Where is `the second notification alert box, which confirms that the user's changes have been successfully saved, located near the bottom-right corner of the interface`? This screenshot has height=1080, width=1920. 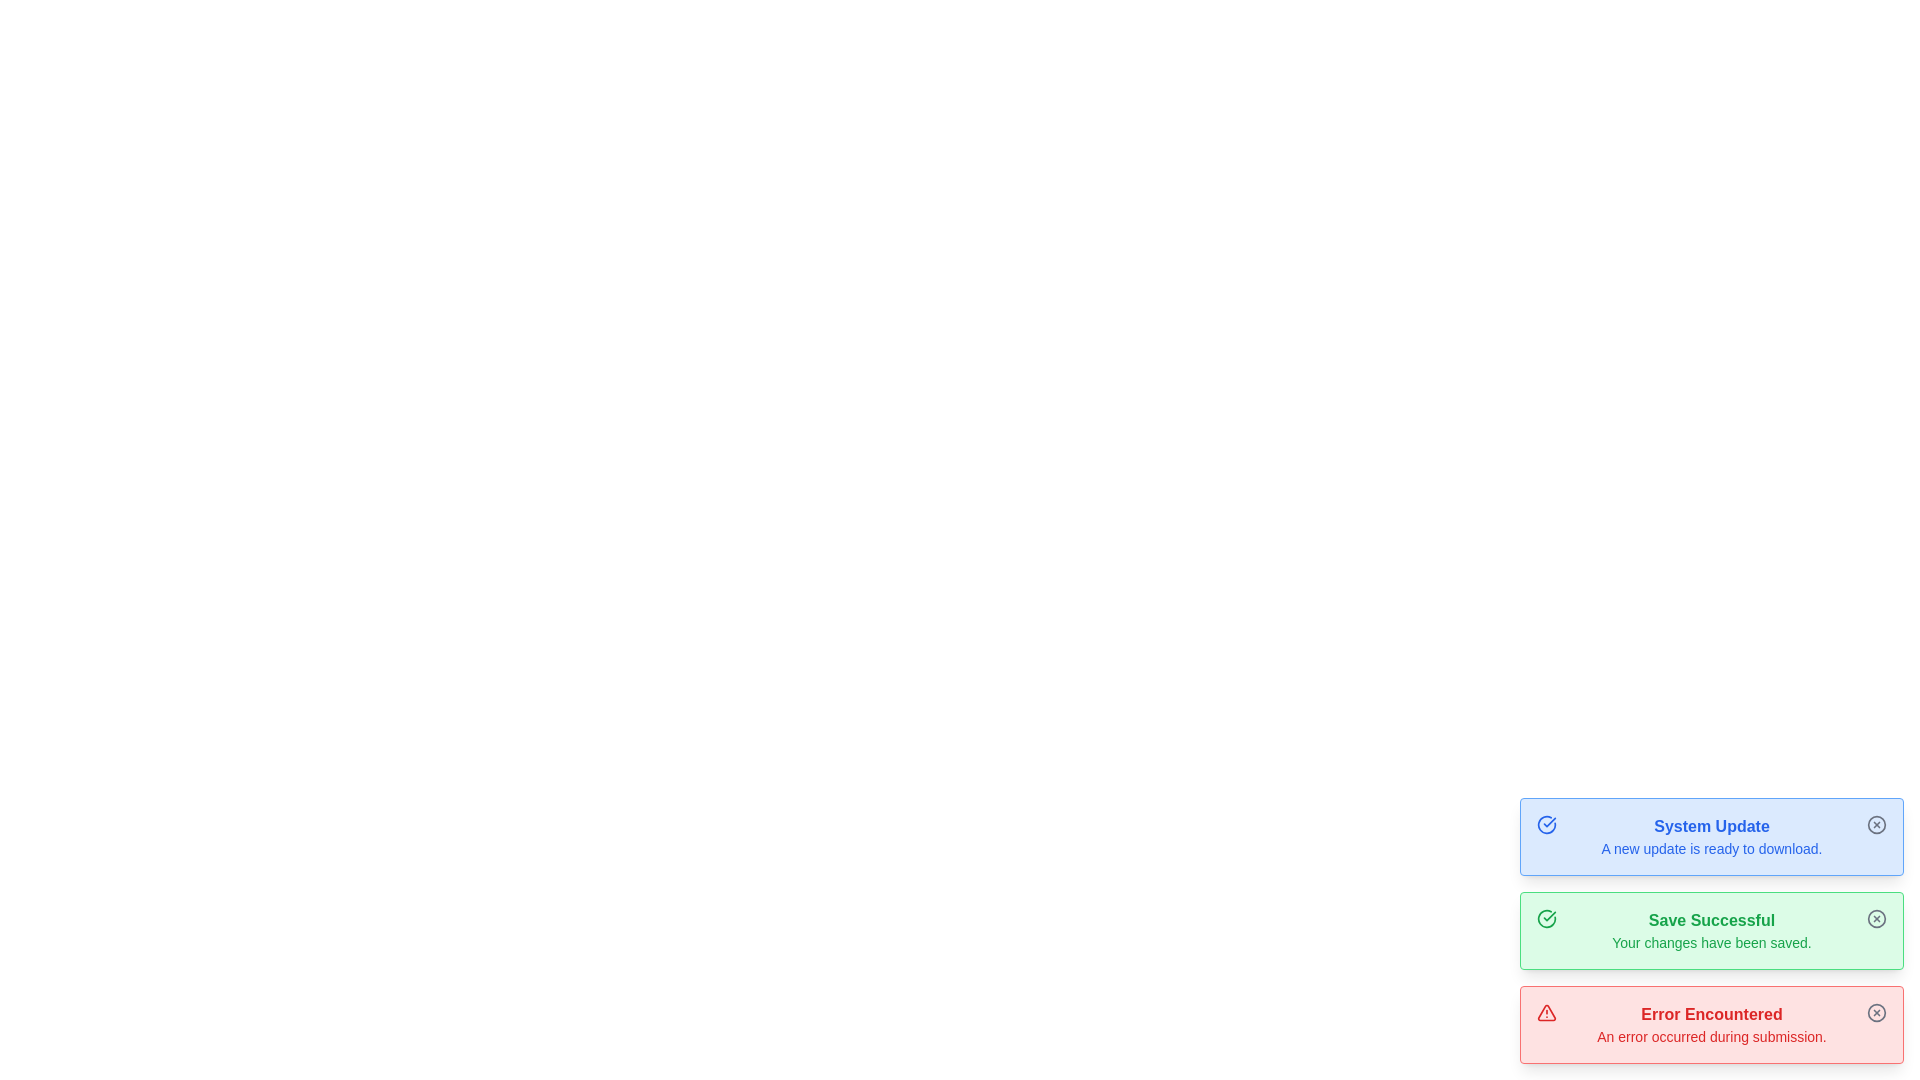
the second notification alert box, which confirms that the user's changes have been successfully saved, located near the bottom-right corner of the interface is located at coordinates (1711, 930).